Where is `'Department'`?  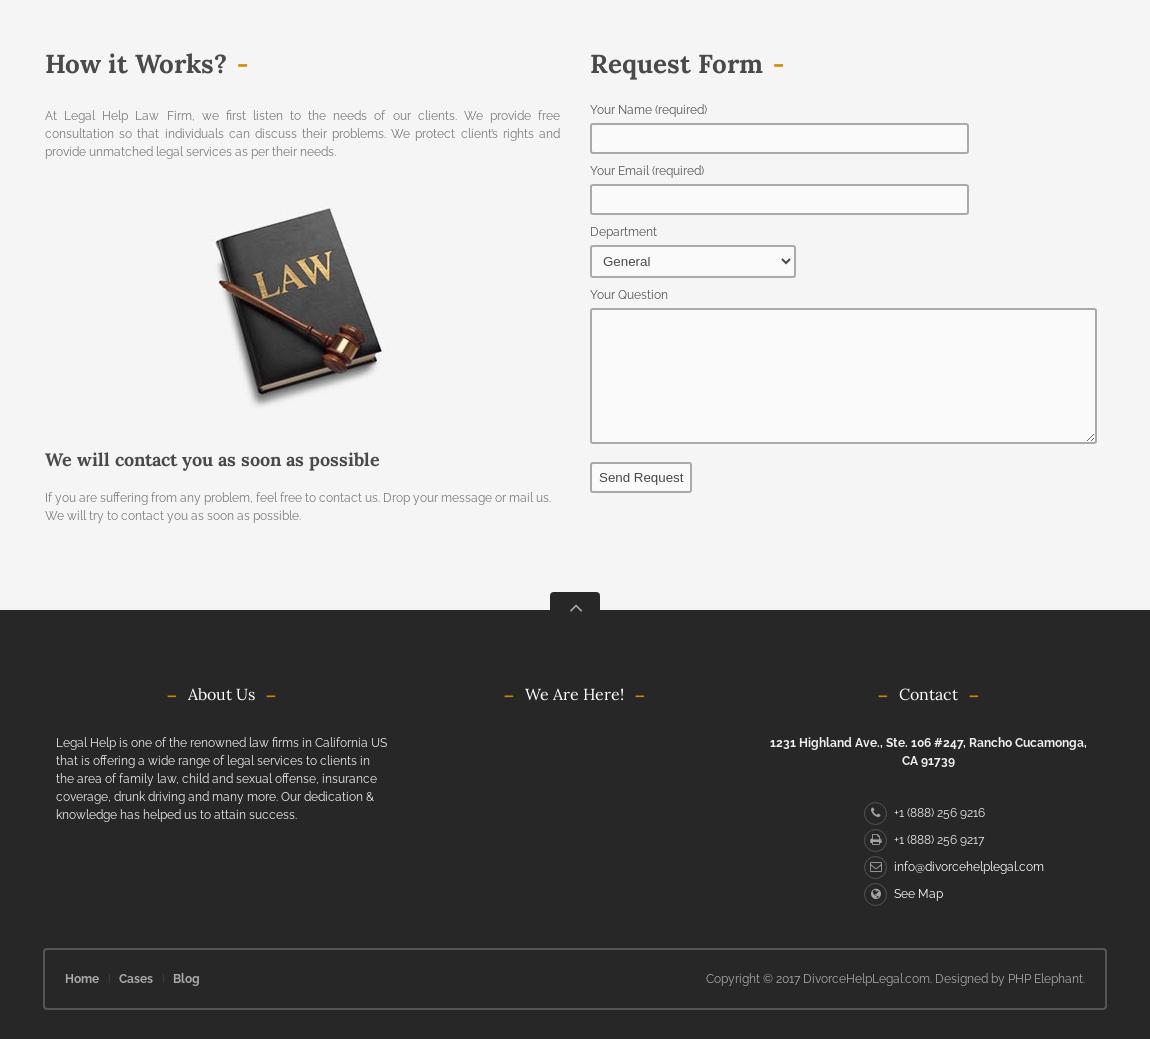
'Department' is located at coordinates (622, 230).